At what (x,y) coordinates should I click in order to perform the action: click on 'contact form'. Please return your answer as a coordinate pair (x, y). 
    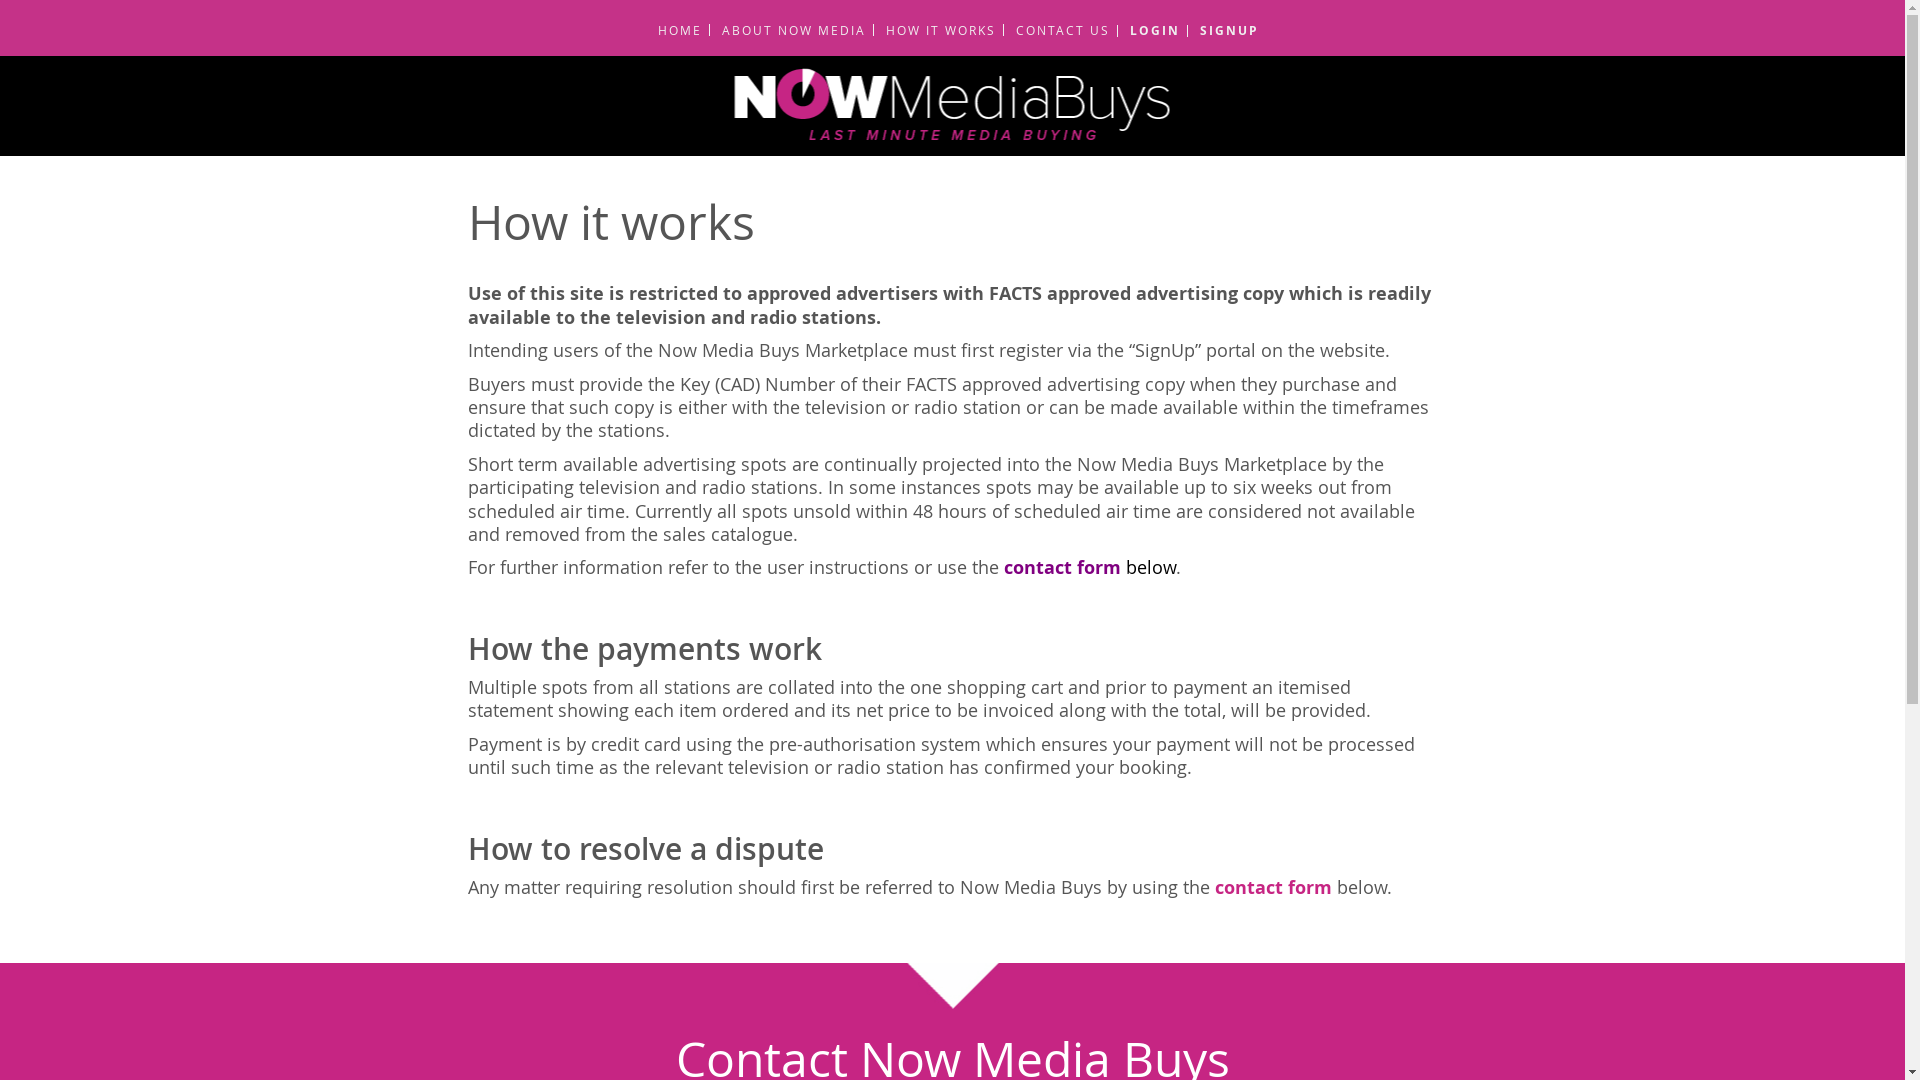
    Looking at the image, I should click on (1271, 886).